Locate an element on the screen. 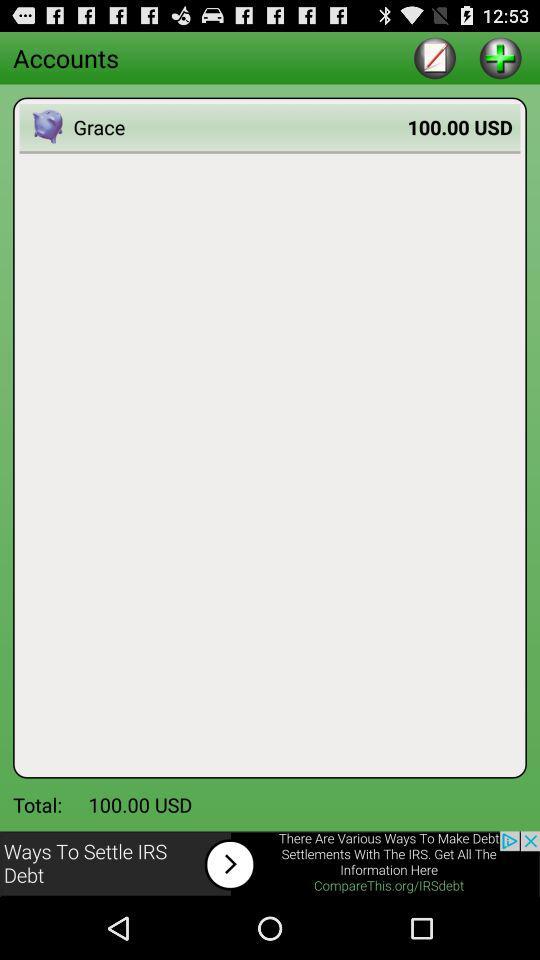 This screenshot has height=960, width=540. advertisement page is located at coordinates (270, 863).